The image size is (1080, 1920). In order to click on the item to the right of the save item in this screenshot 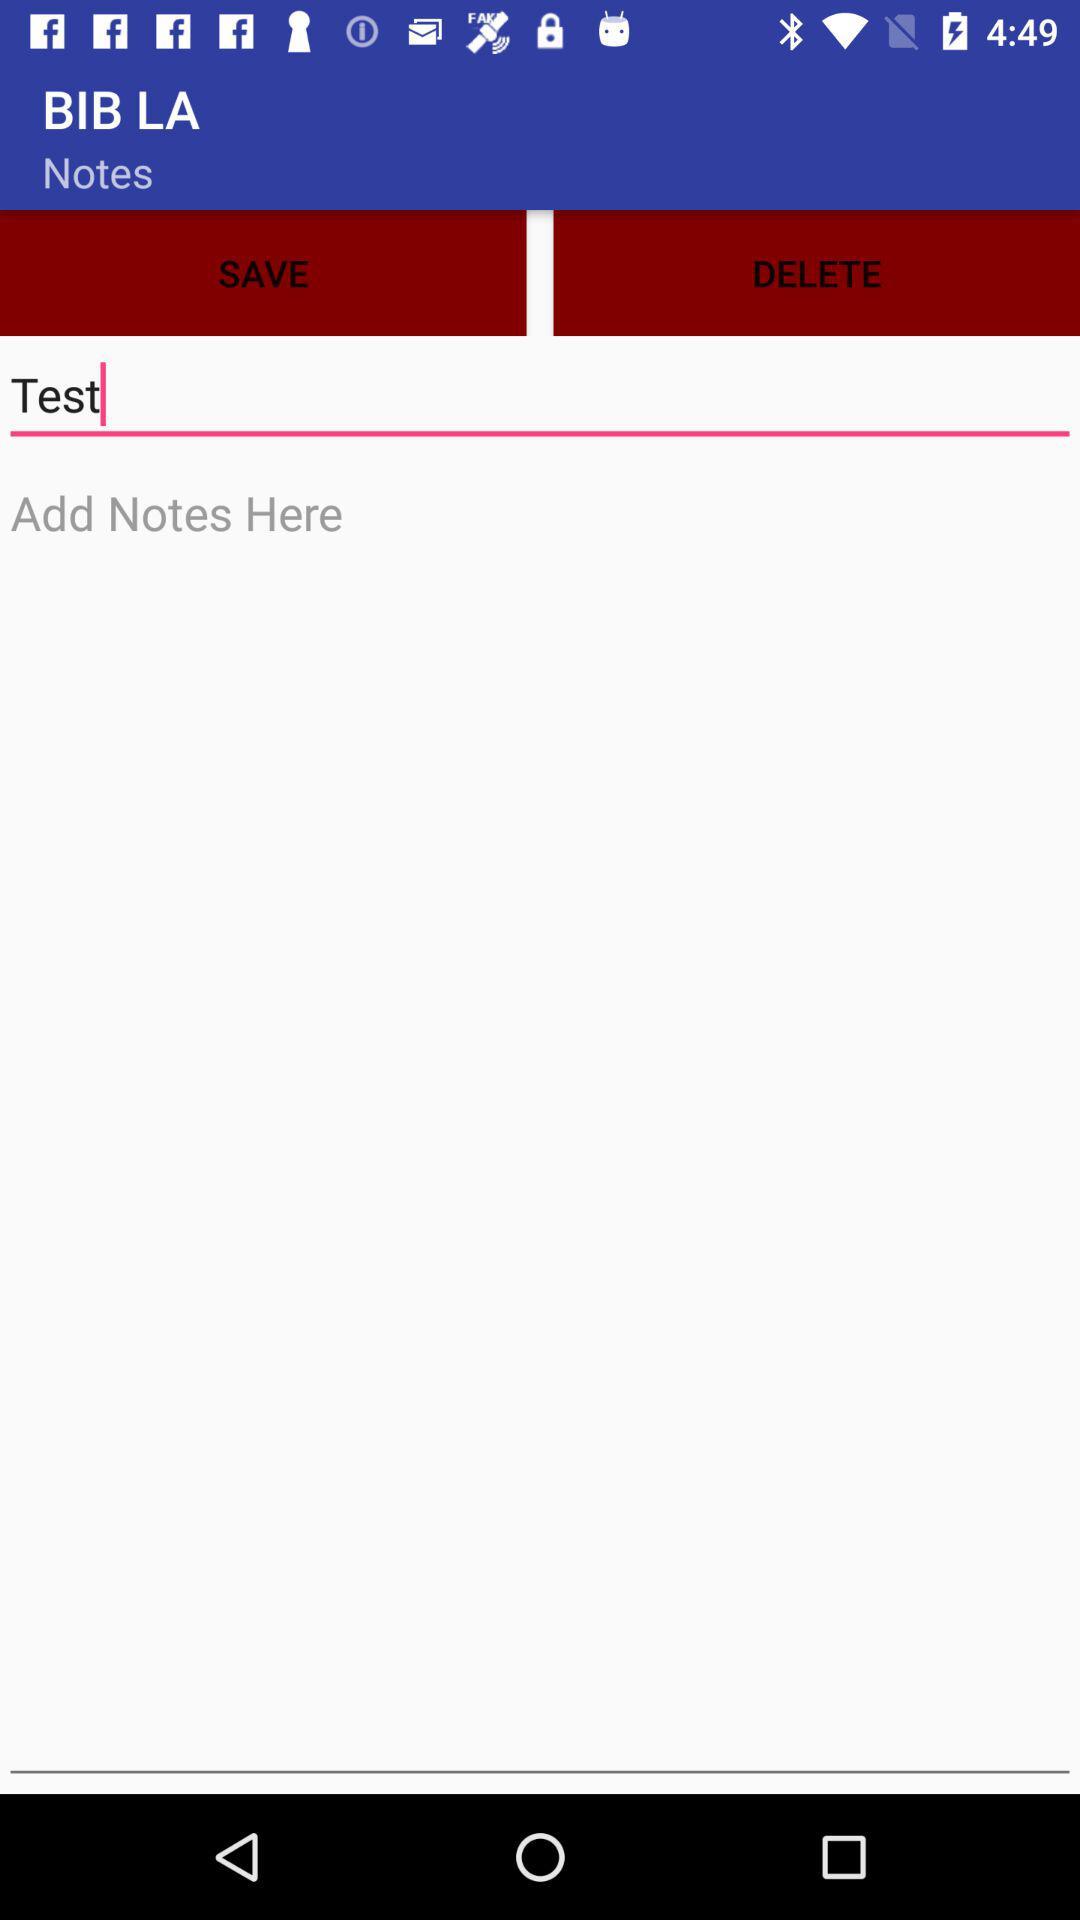, I will do `click(816, 272)`.